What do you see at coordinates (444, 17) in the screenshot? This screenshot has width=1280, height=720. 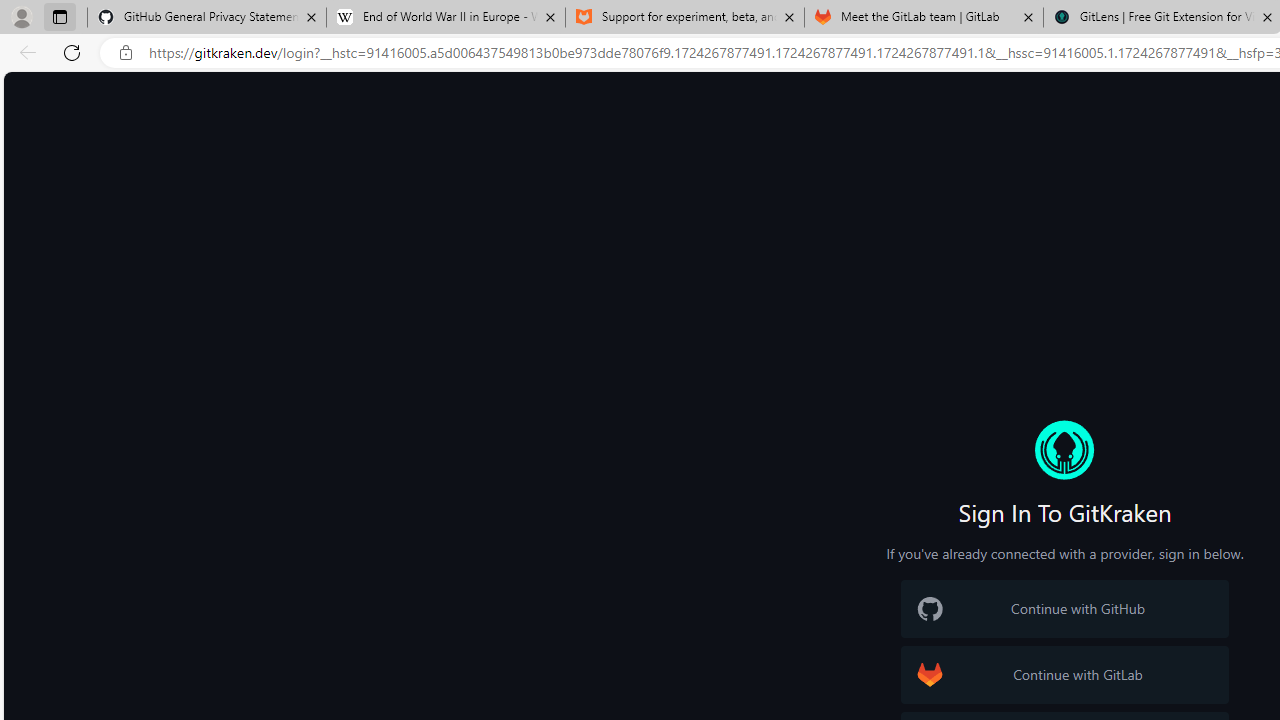 I see `'End of World War II in Europe - Wikipedia'` at bounding box center [444, 17].